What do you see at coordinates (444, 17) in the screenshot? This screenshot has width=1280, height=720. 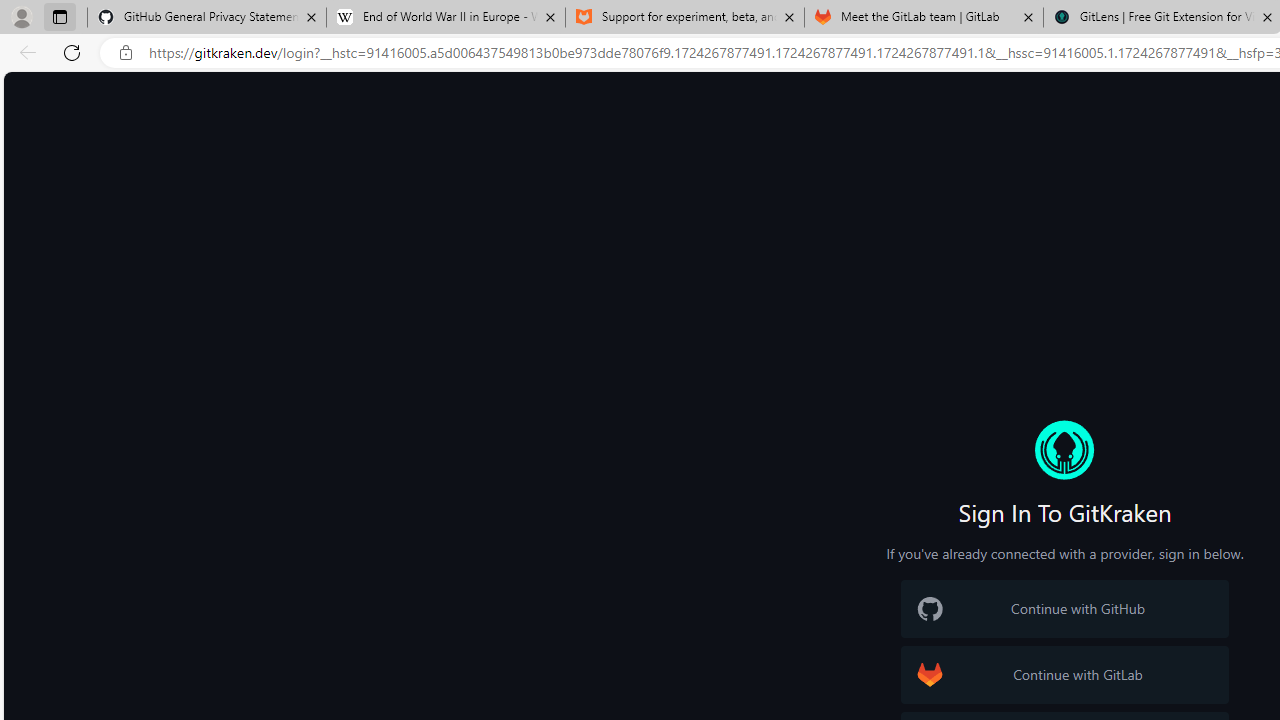 I see `'End of World War II in Europe - Wikipedia'` at bounding box center [444, 17].